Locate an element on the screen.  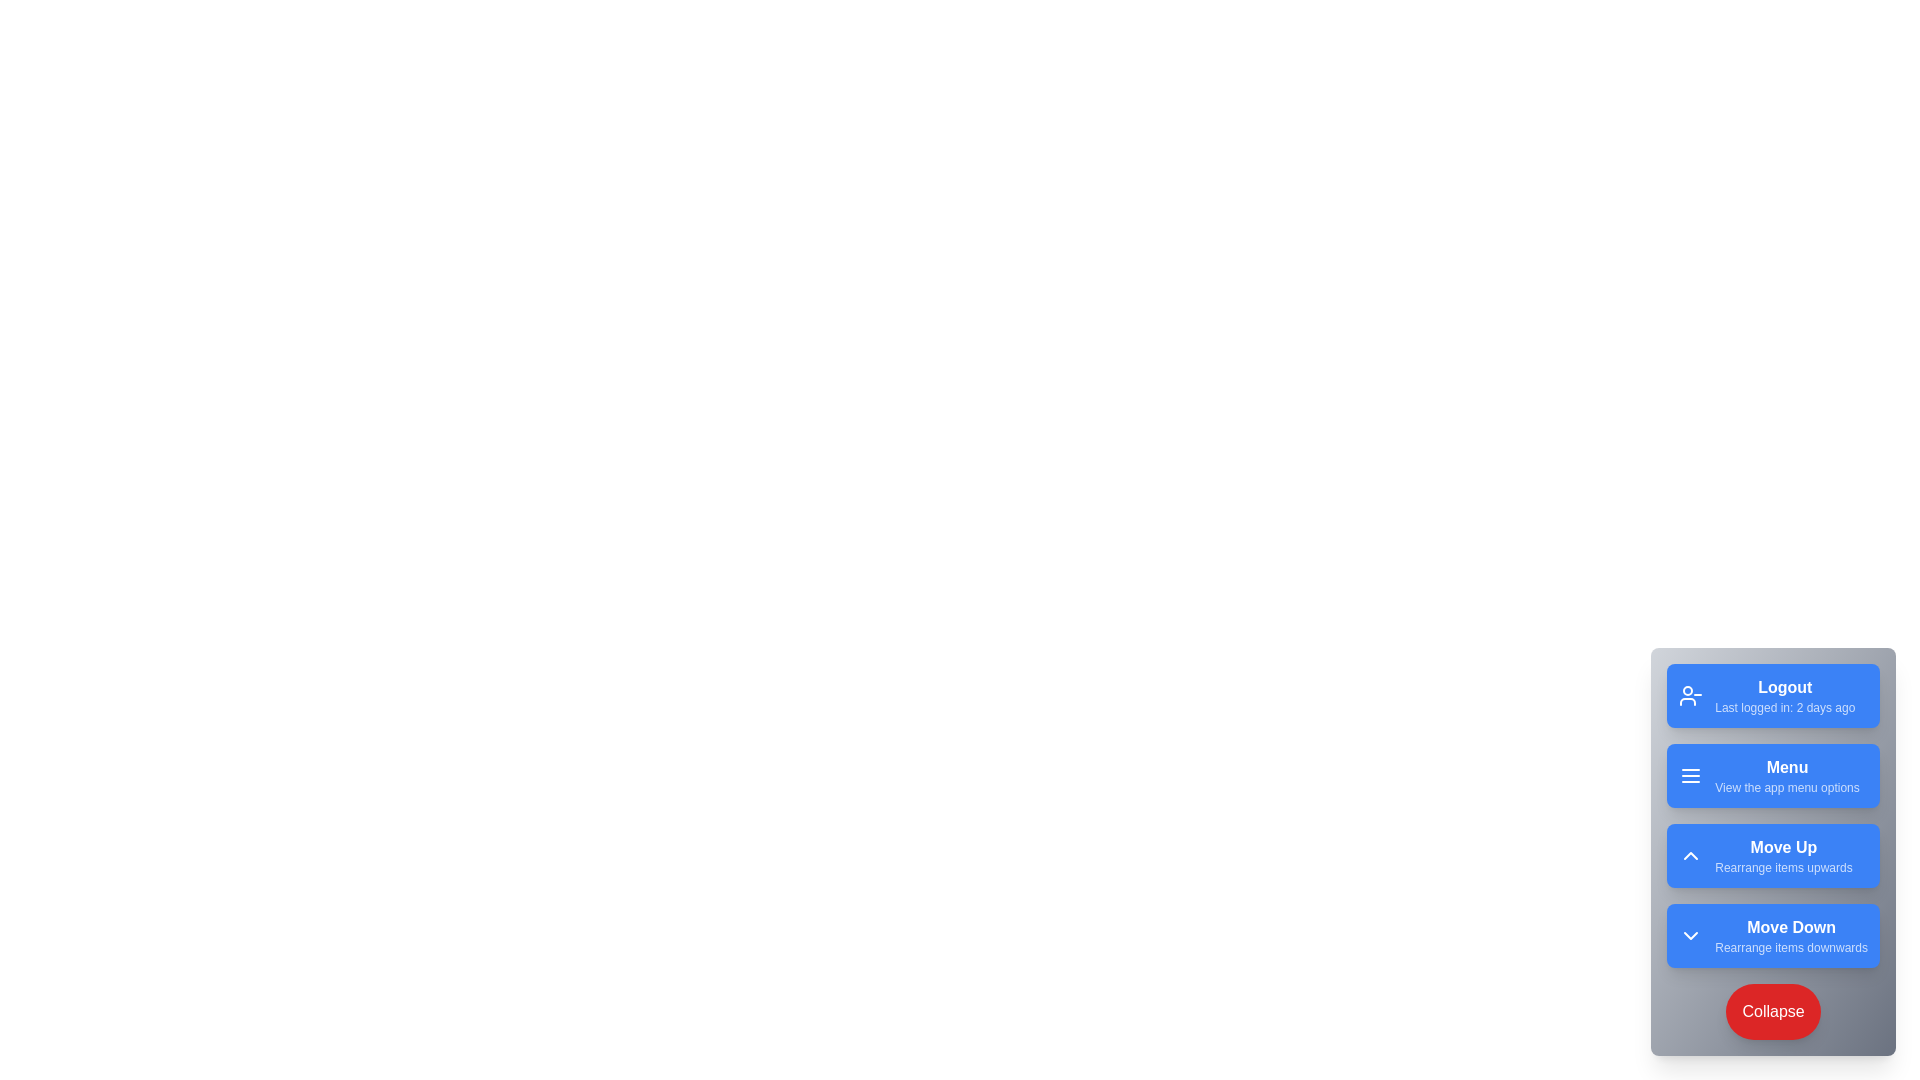
the Text label that displays the last login time of the user, positioned below the 'Logout' label in the sidebar is located at coordinates (1785, 707).